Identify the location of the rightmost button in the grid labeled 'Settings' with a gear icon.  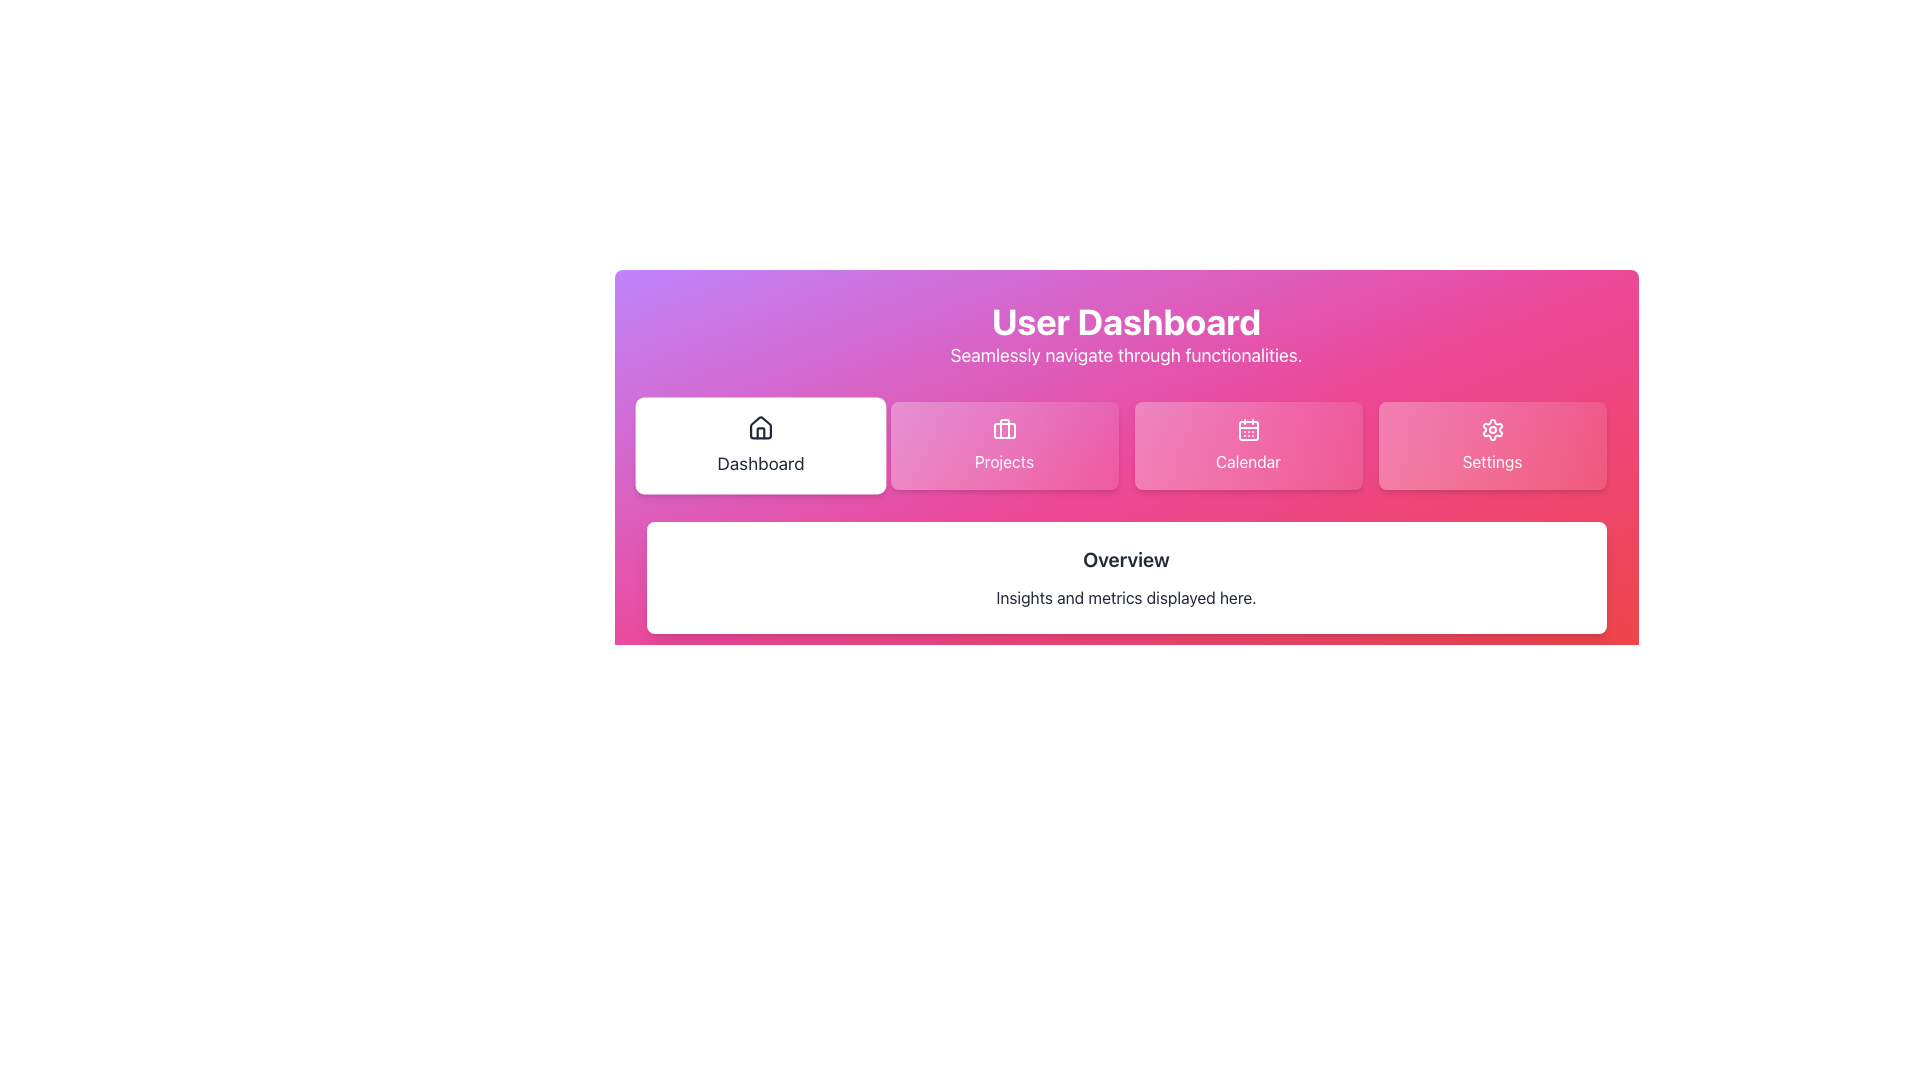
(1492, 445).